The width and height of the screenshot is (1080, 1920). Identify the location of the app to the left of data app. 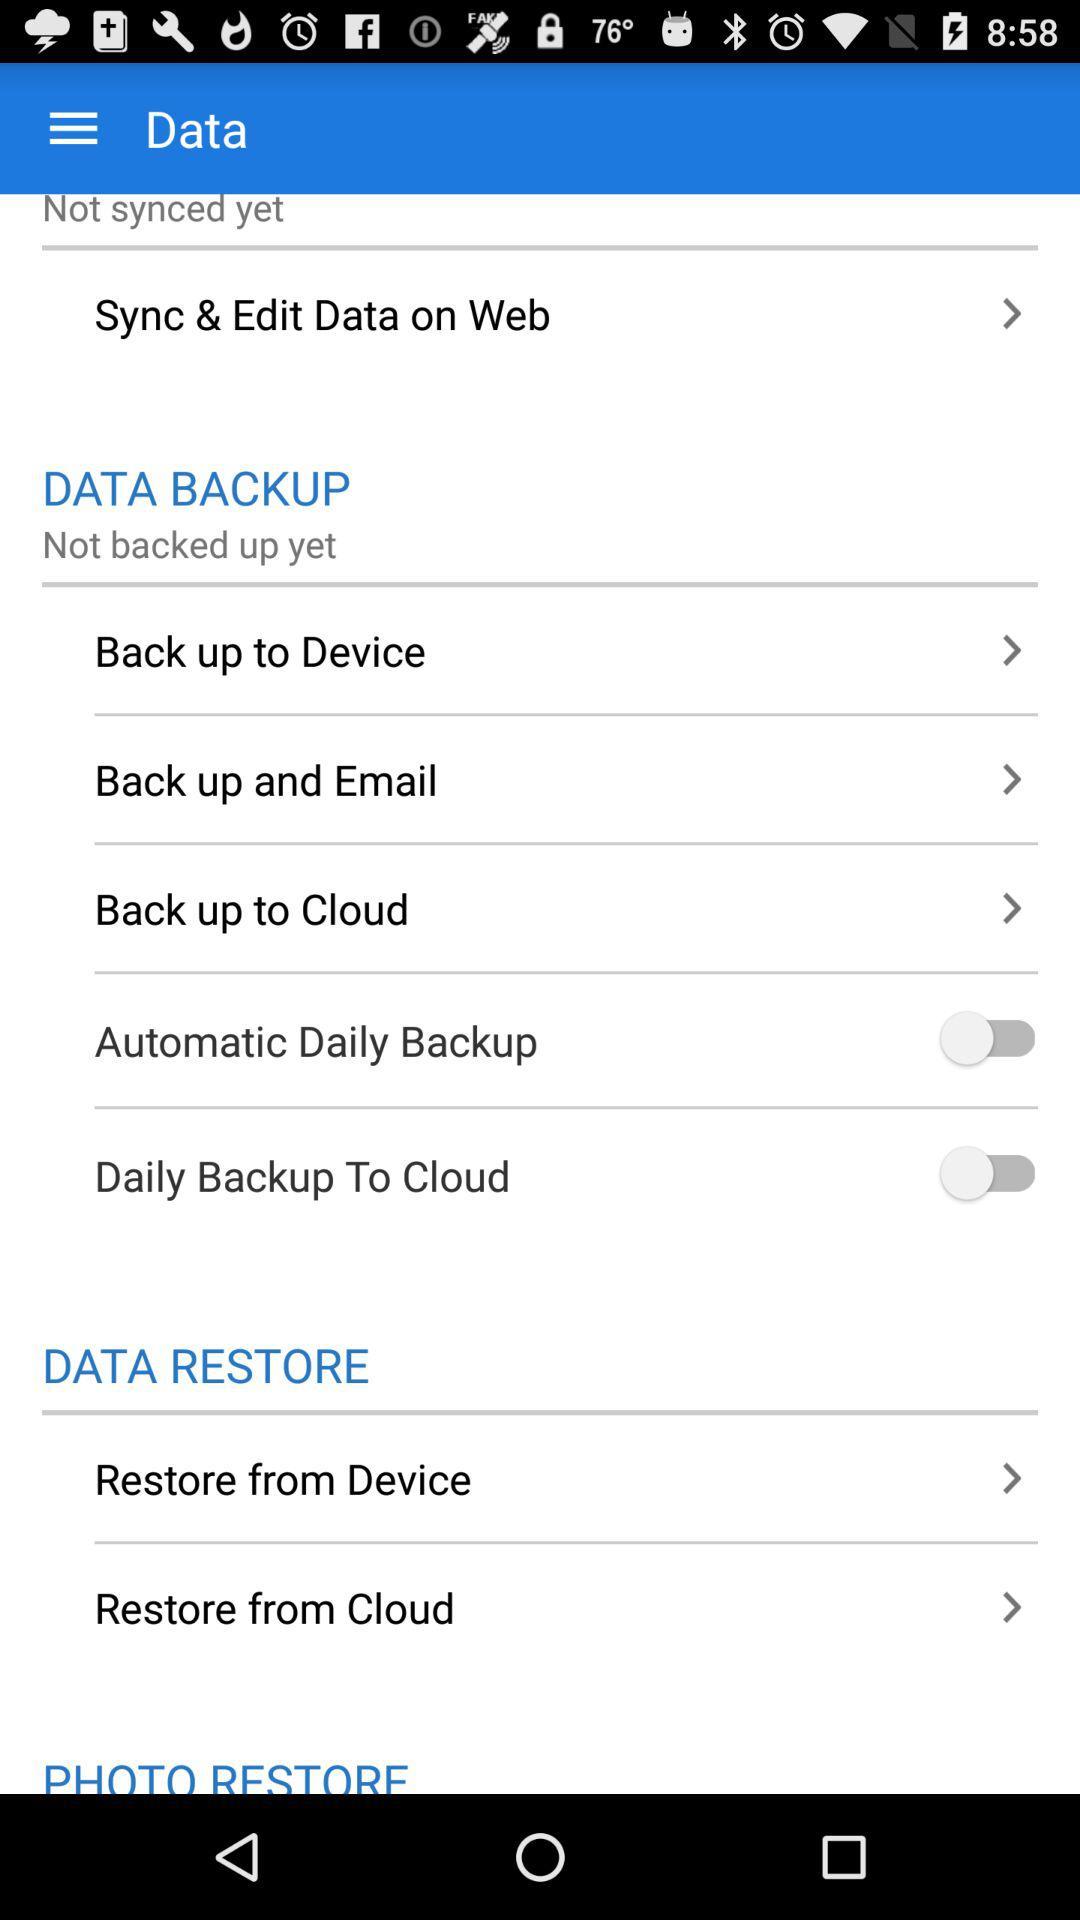
(72, 127).